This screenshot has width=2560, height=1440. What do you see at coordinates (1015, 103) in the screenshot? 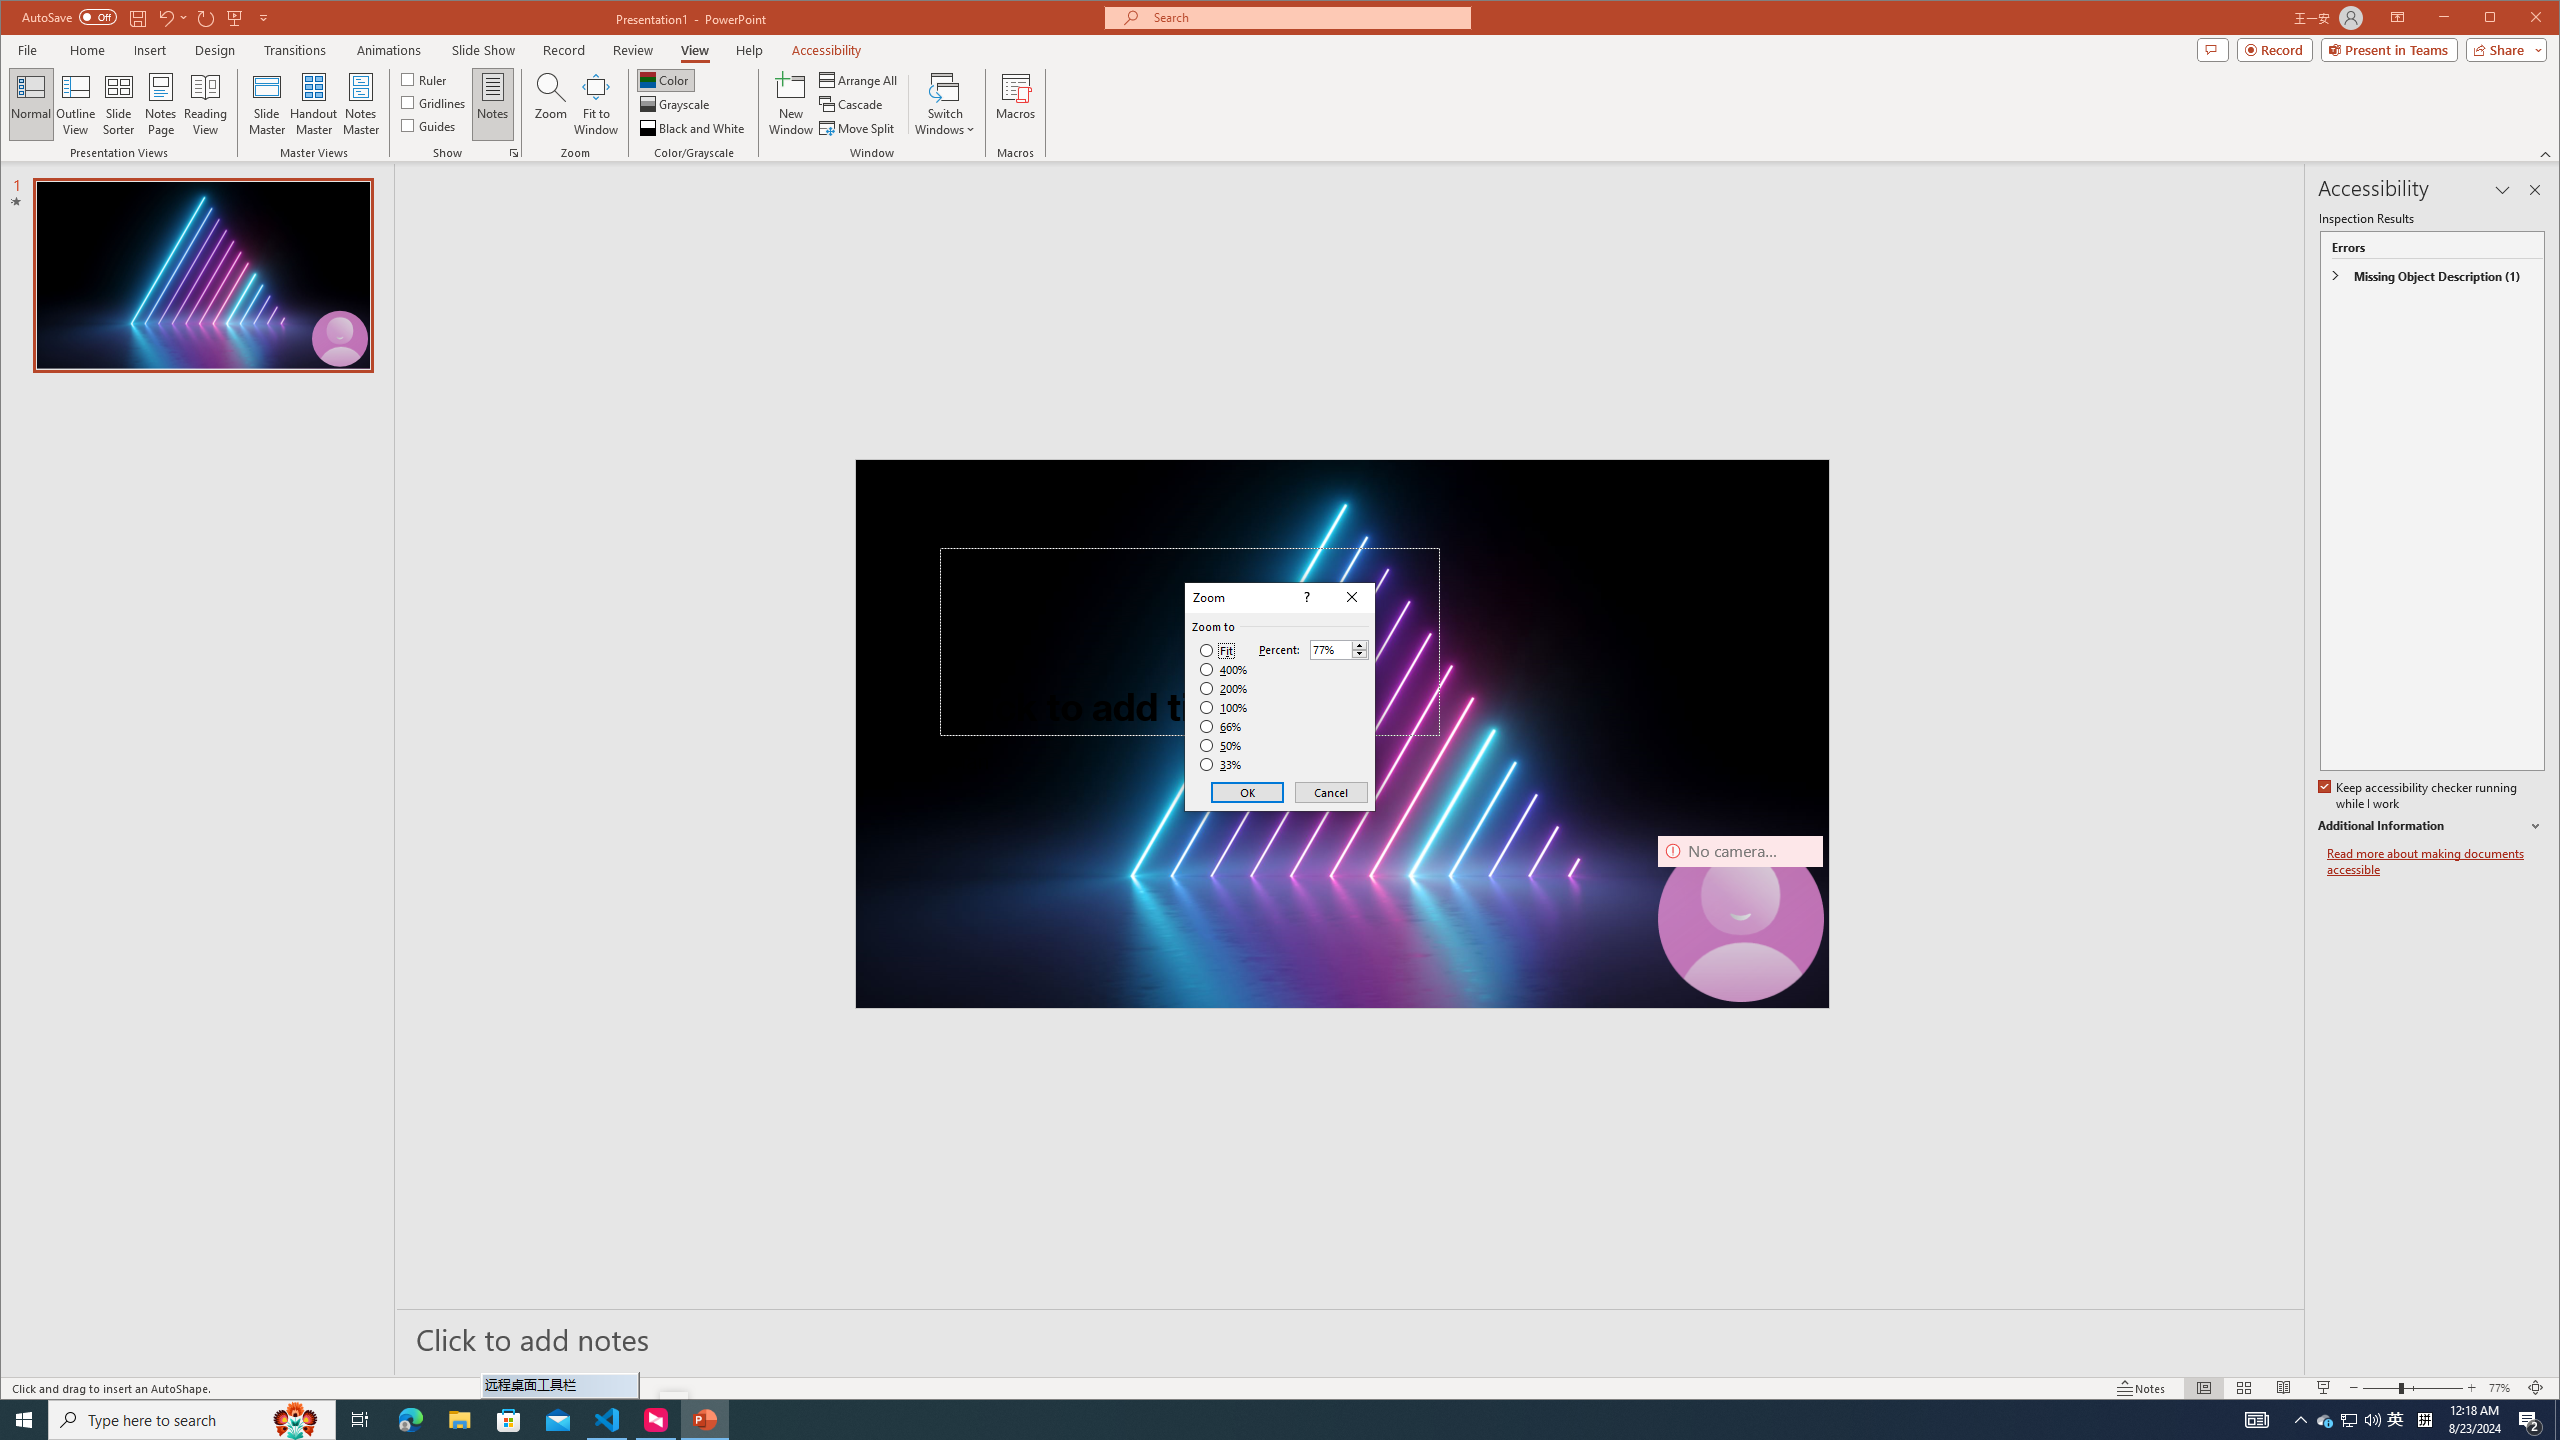
I see `'Macros'` at bounding box center [1015, 103].